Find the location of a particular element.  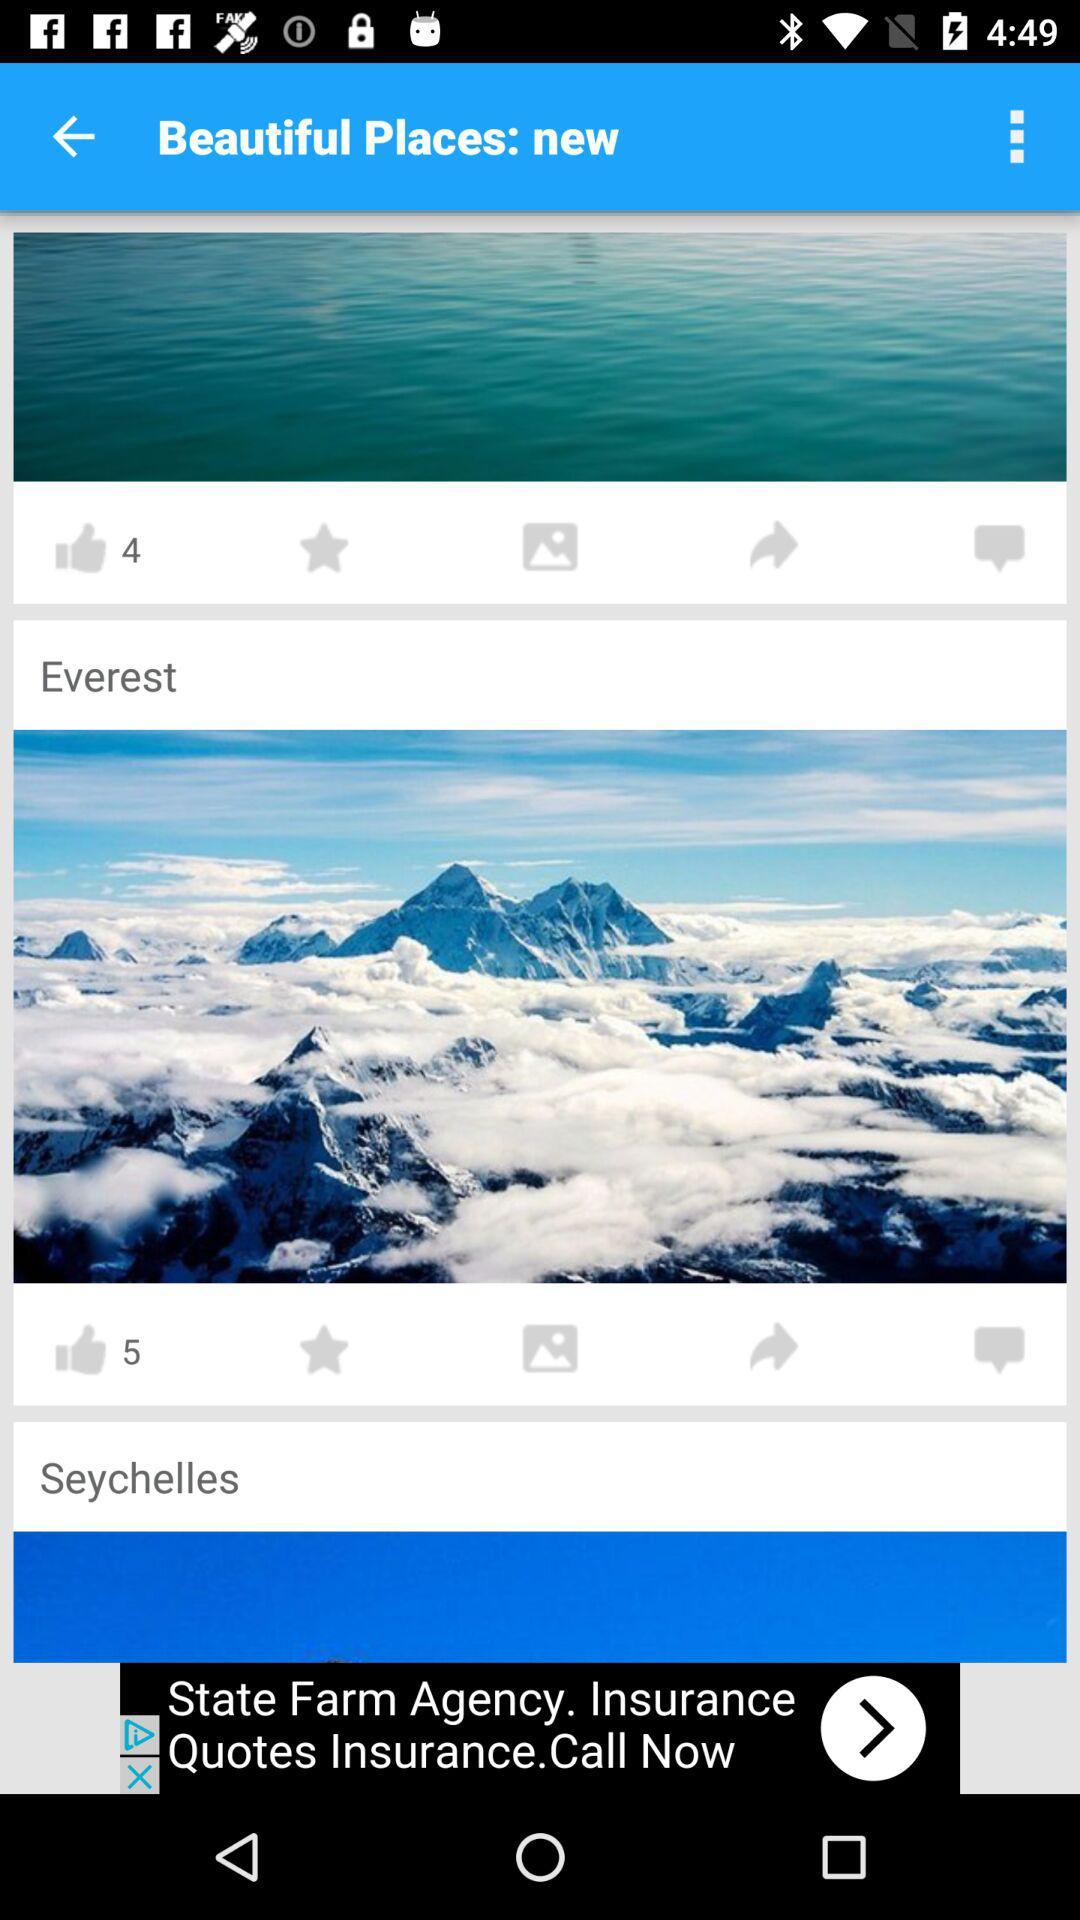

switch forward option is located at coordinates (774, 1349).